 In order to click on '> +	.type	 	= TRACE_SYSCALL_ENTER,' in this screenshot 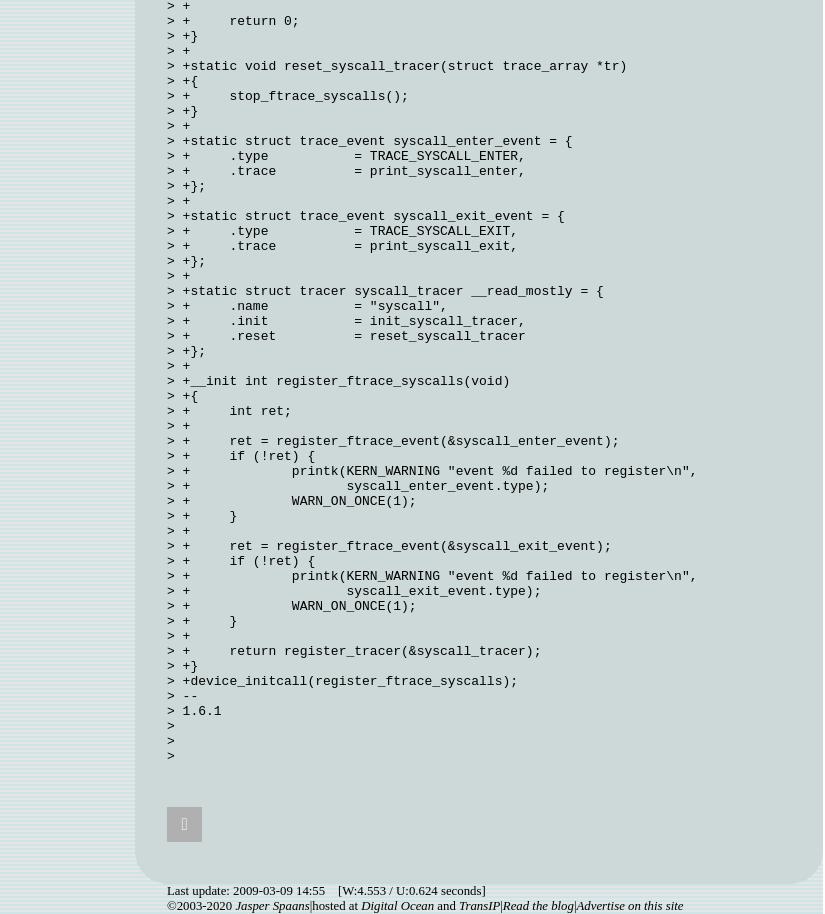, I will do `click(345, 155)`.